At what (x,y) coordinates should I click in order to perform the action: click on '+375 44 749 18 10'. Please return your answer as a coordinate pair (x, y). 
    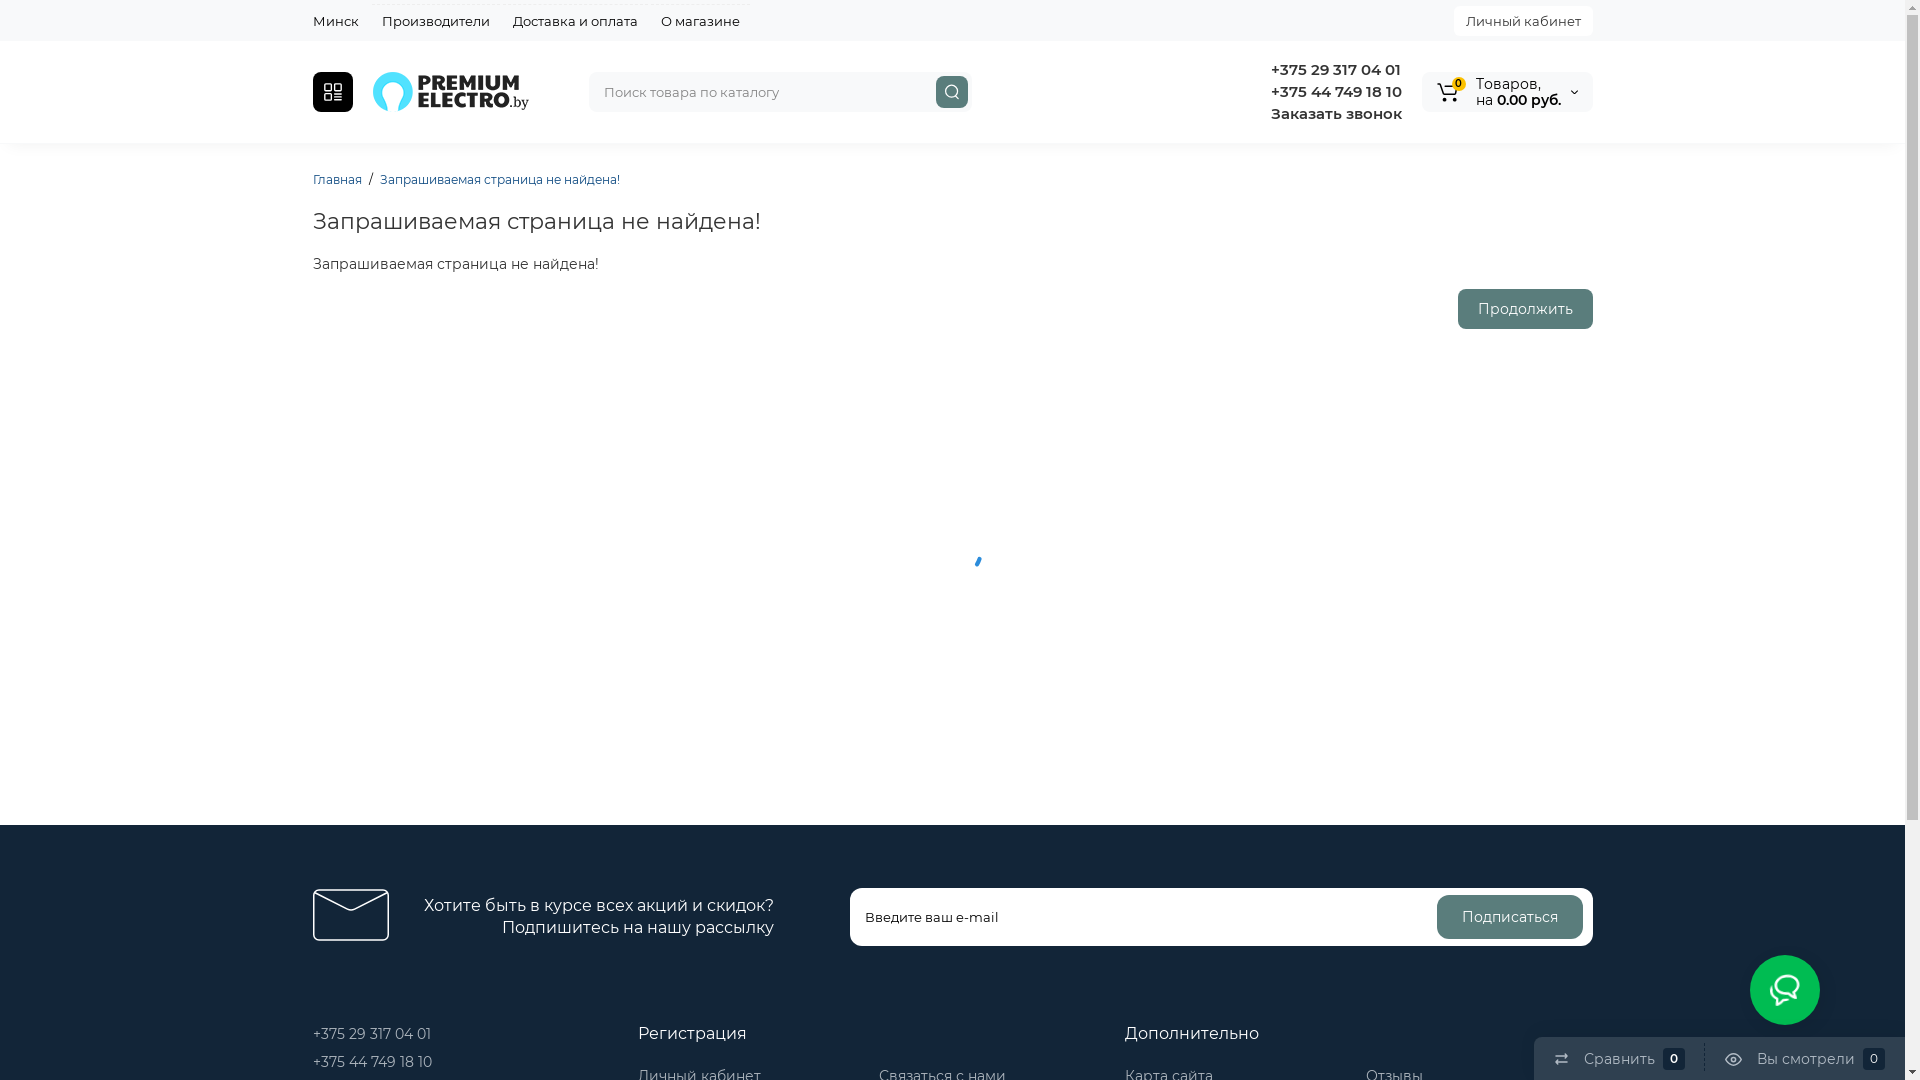
    Looking at the image, I should click on (371, 1060).